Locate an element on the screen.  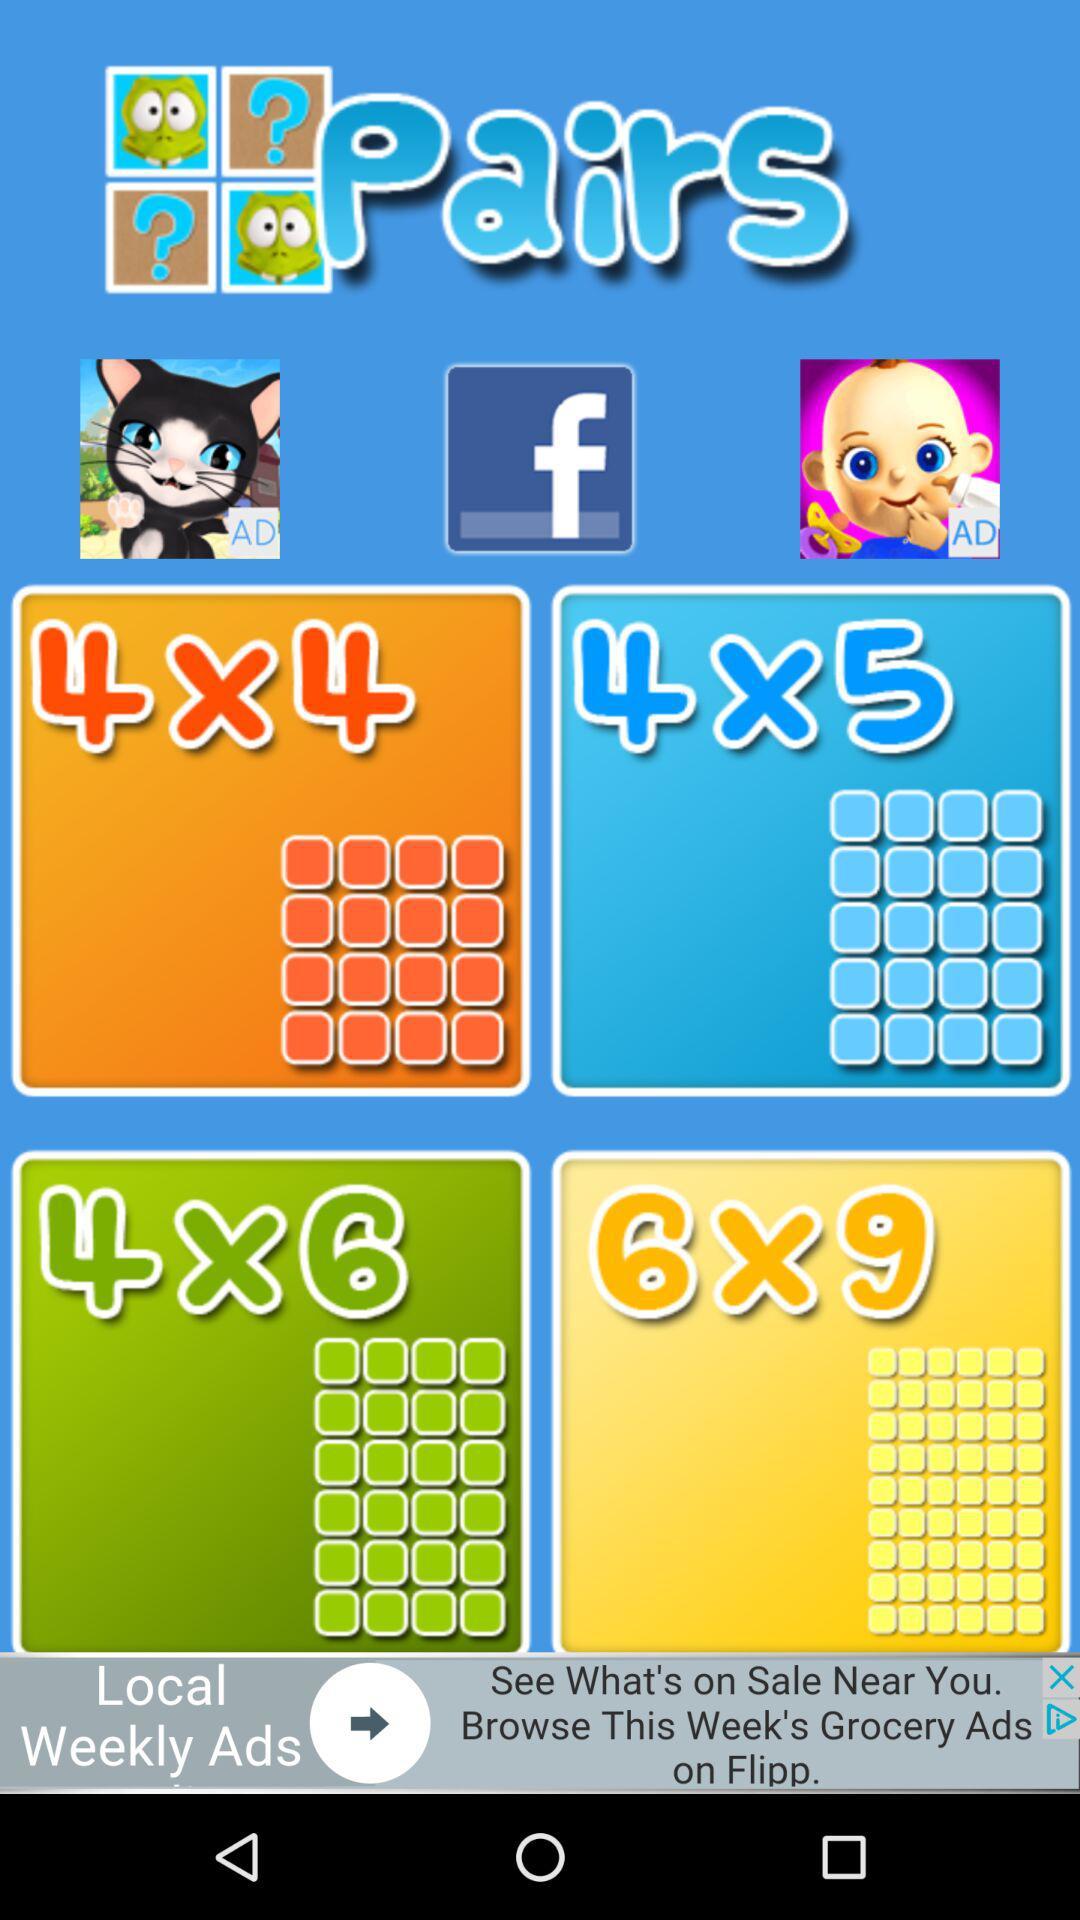
click on game is located at coordinates (270, 1405).